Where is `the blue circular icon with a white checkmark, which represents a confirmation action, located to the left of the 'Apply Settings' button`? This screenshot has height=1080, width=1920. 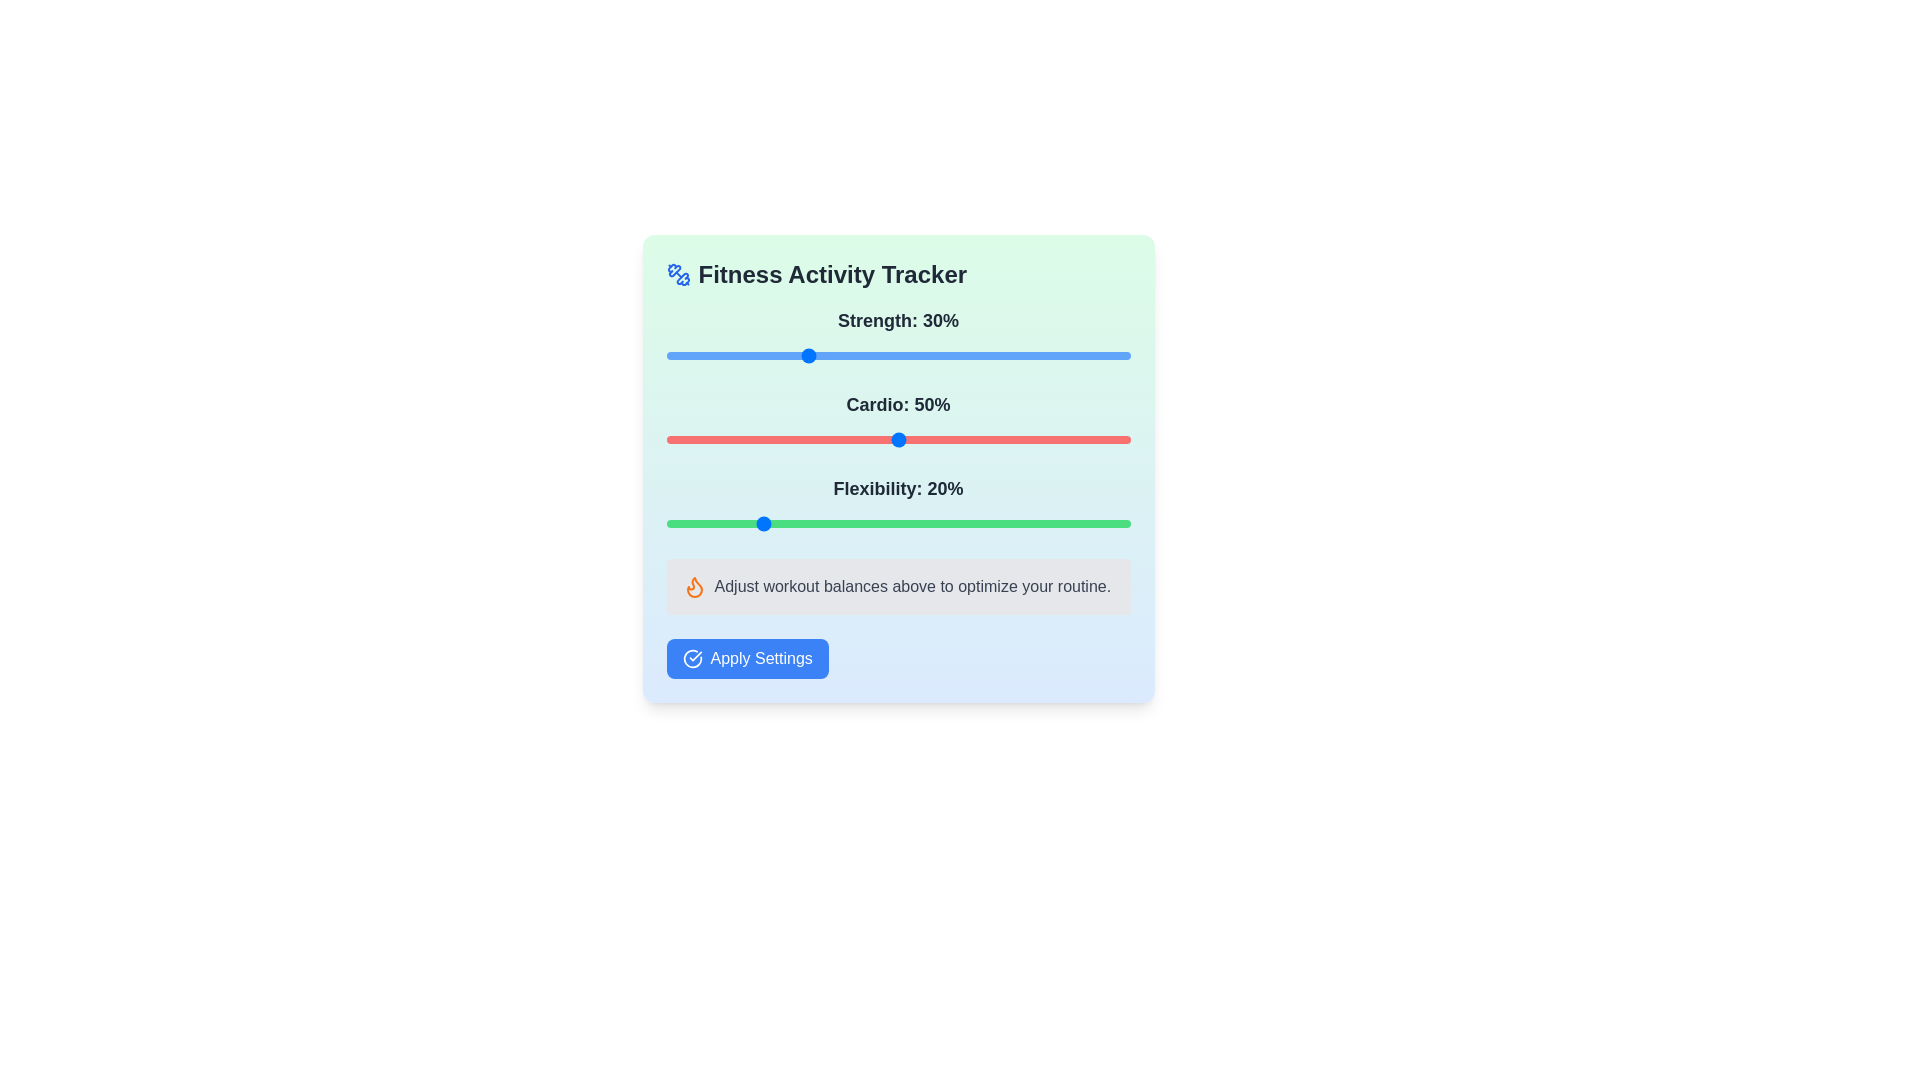 the blue circular icon with a white checkmark, which represents a confirmation action, located to the left of the 'Apply Settings' button is located at coordinates (692, 659).